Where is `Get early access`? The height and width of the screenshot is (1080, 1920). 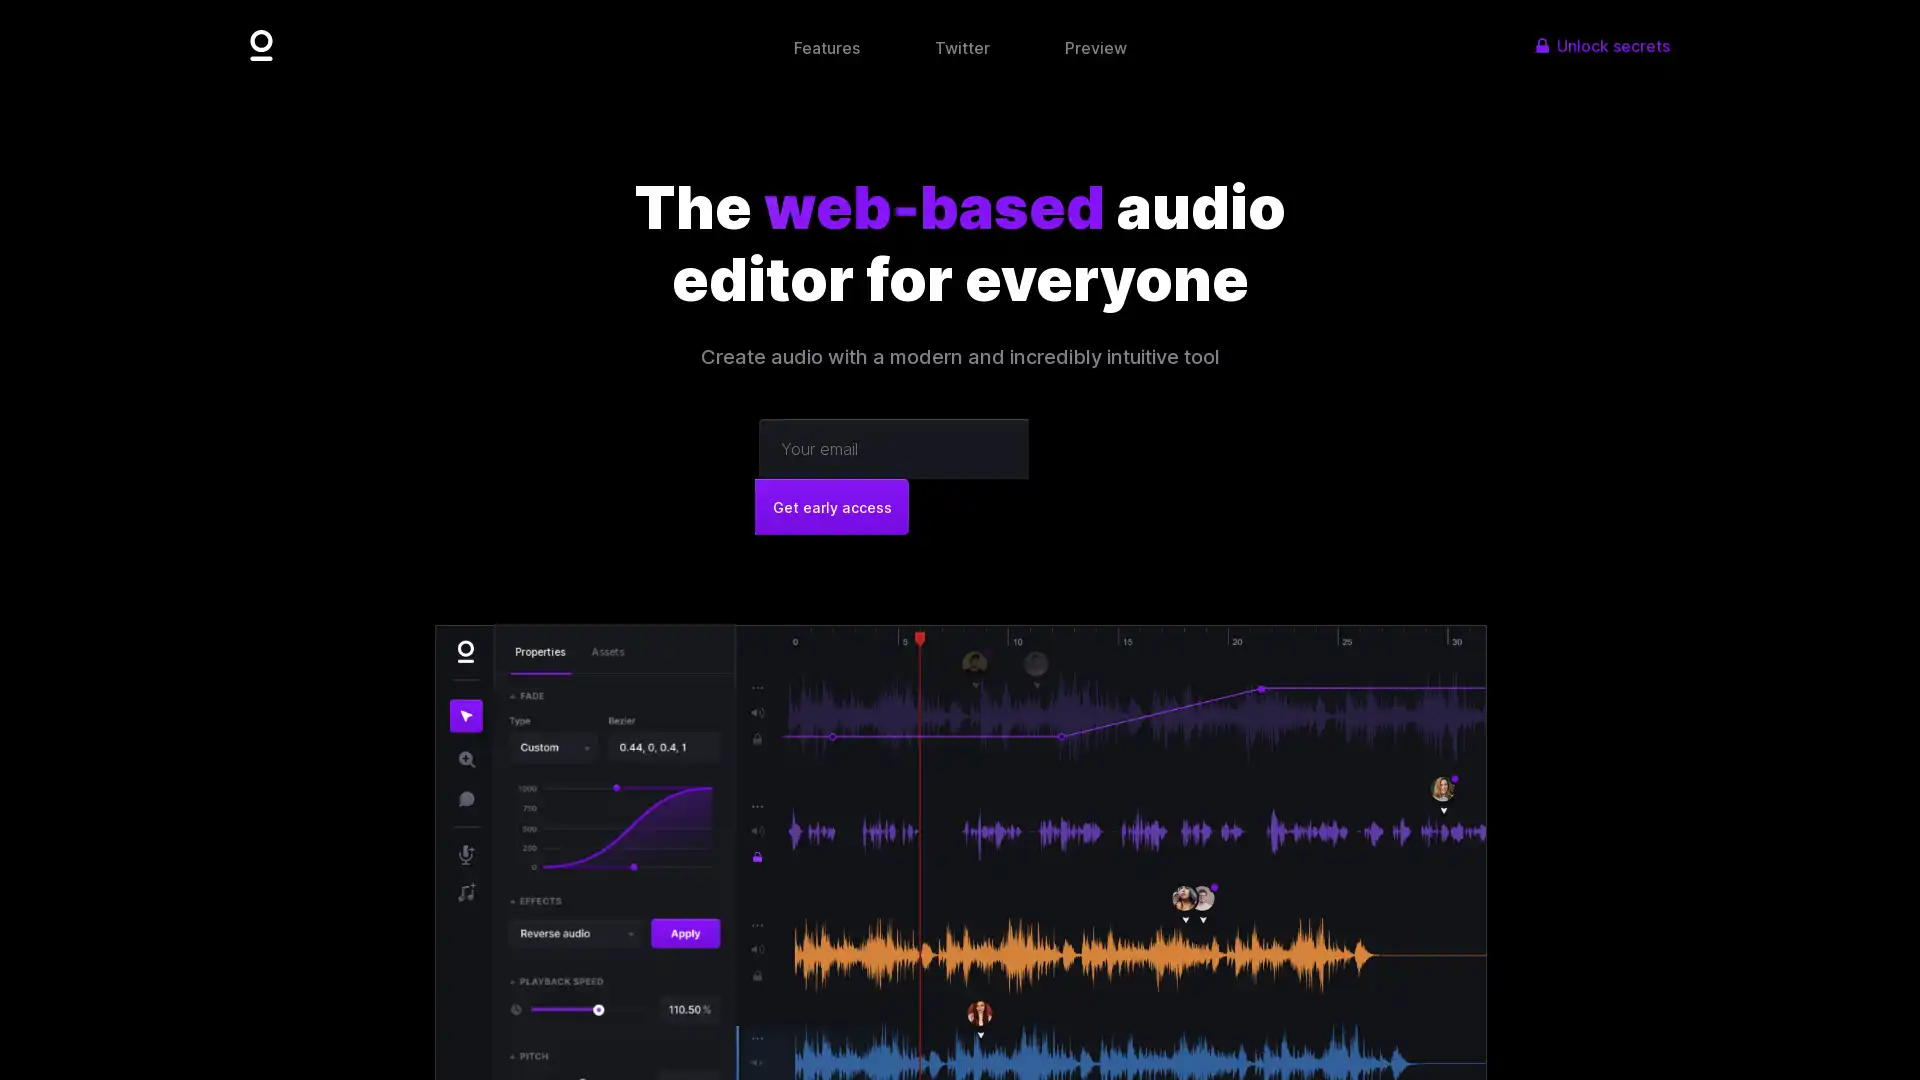
Get early access is located at coordinates (1093, 447).